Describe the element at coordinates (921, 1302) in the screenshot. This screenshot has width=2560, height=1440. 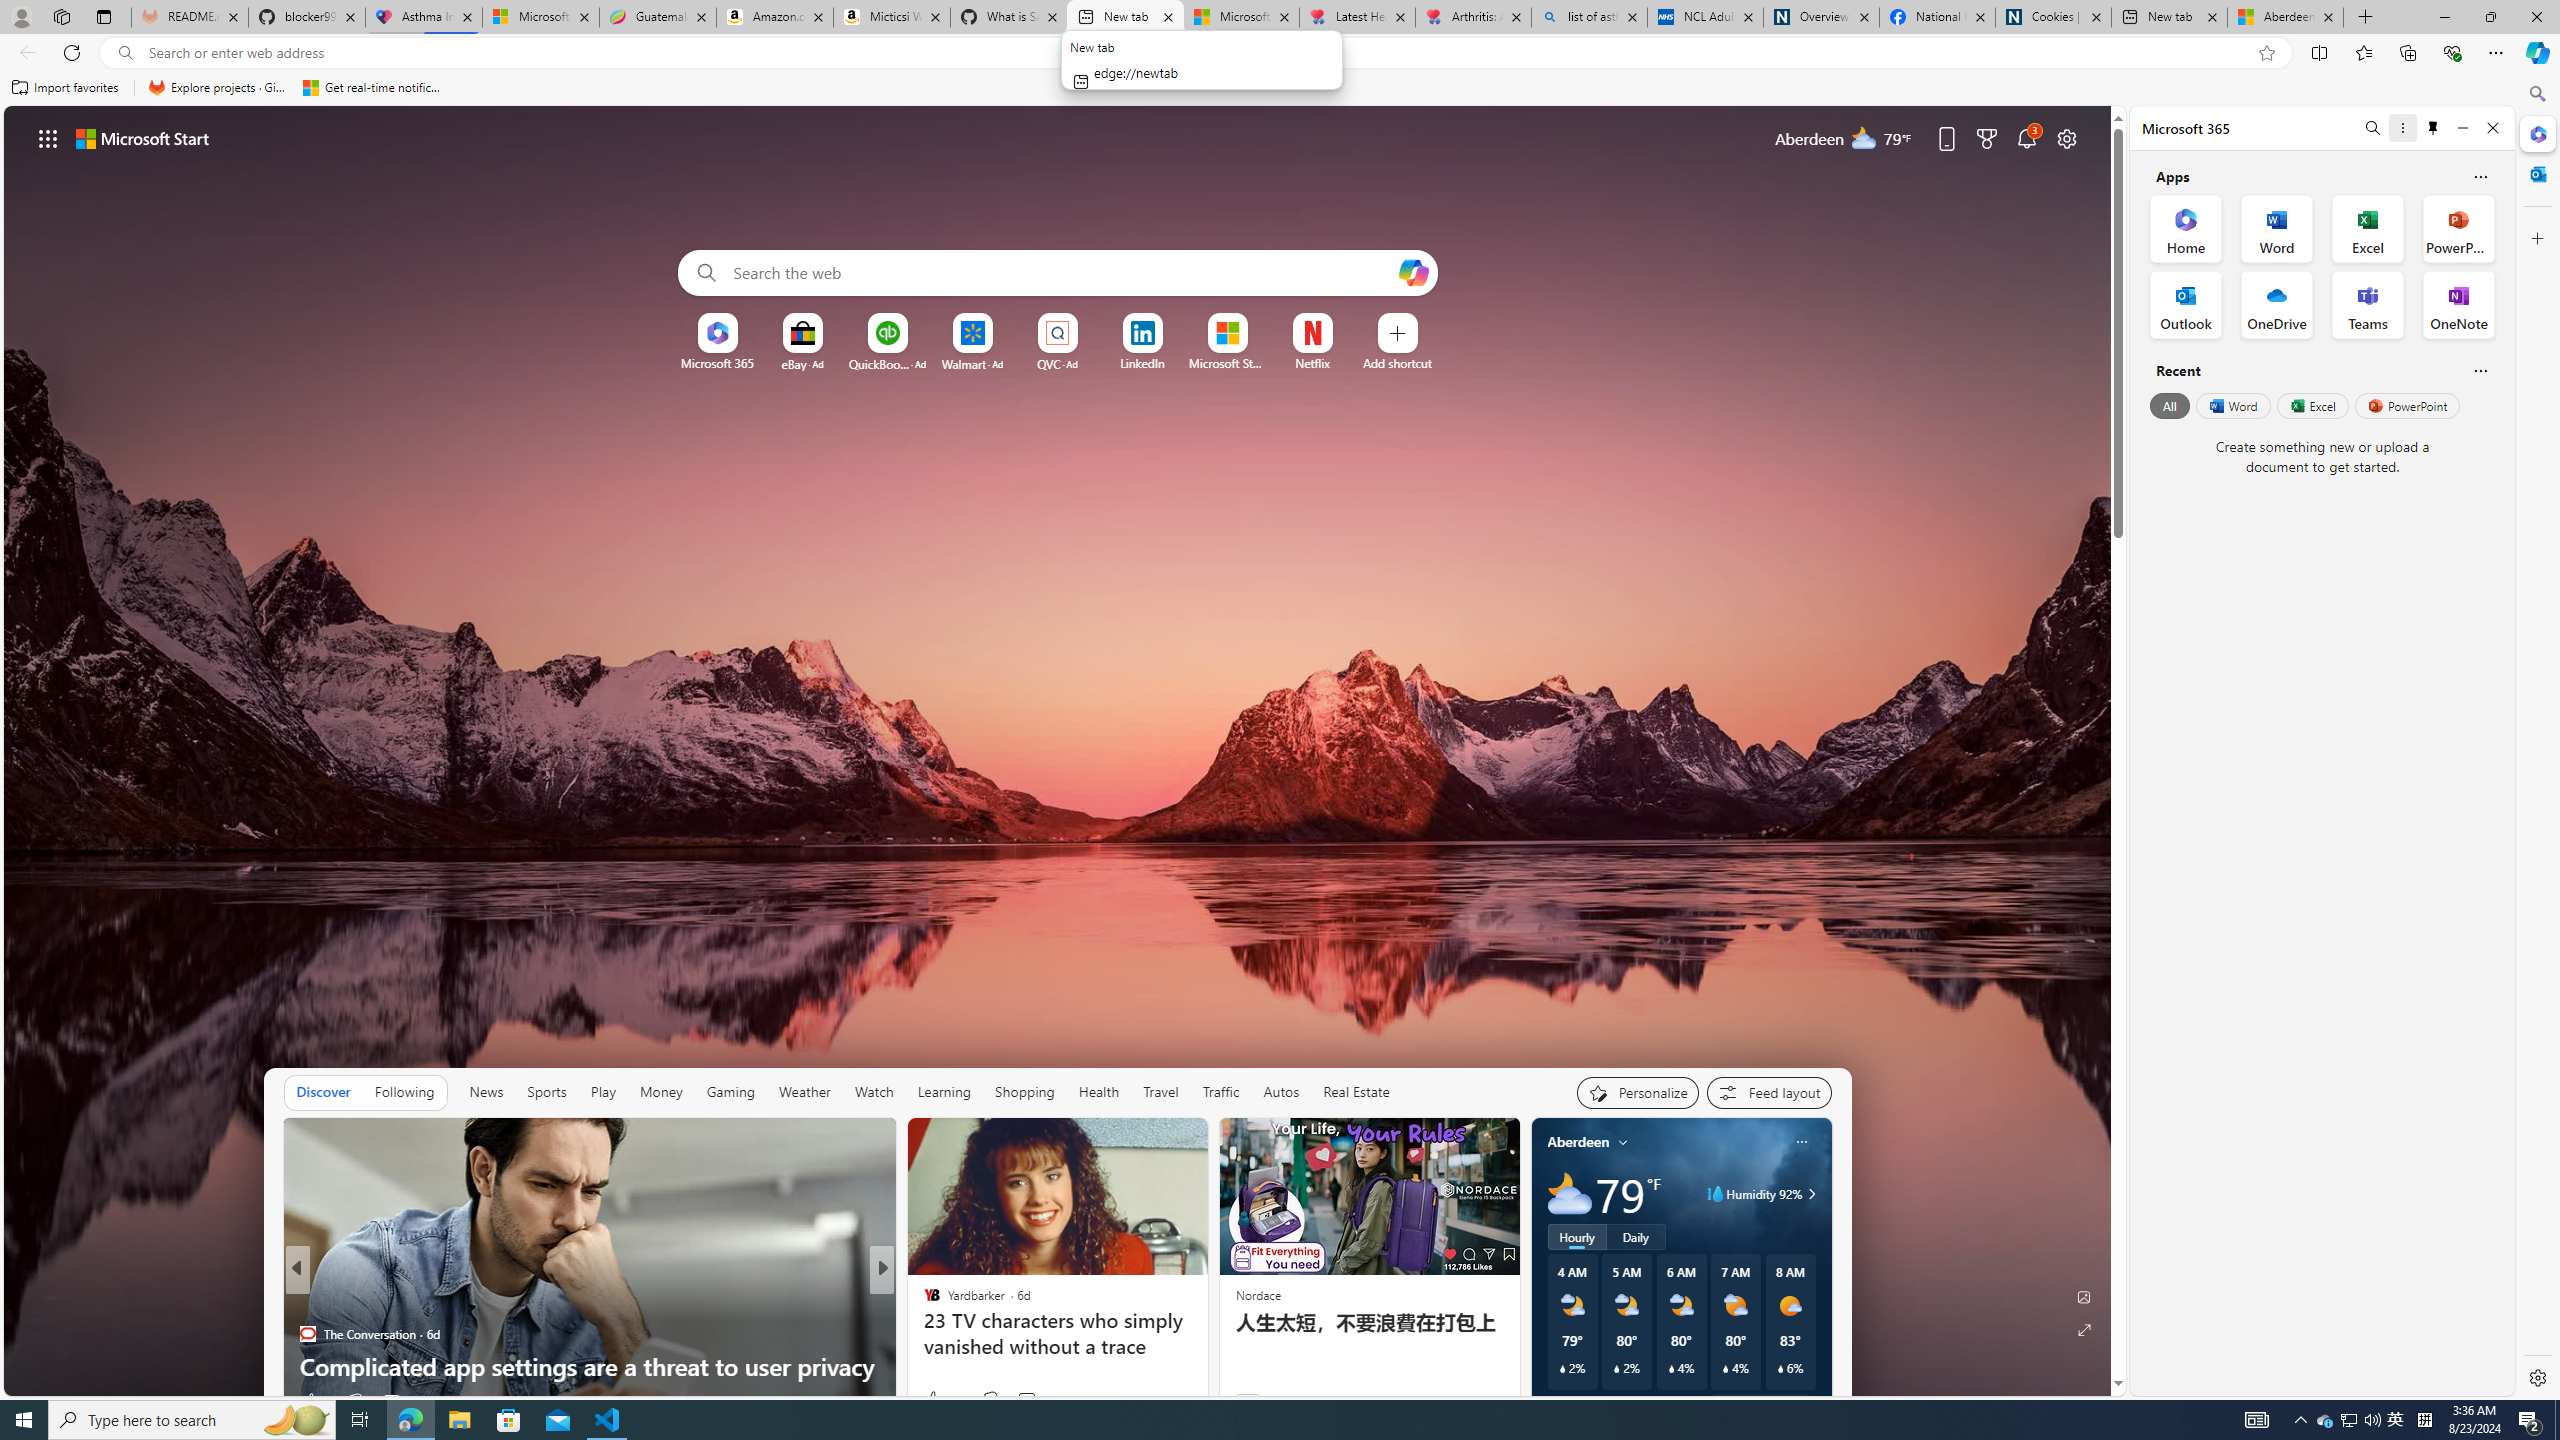
I see `'The Washington Post'` at that location.